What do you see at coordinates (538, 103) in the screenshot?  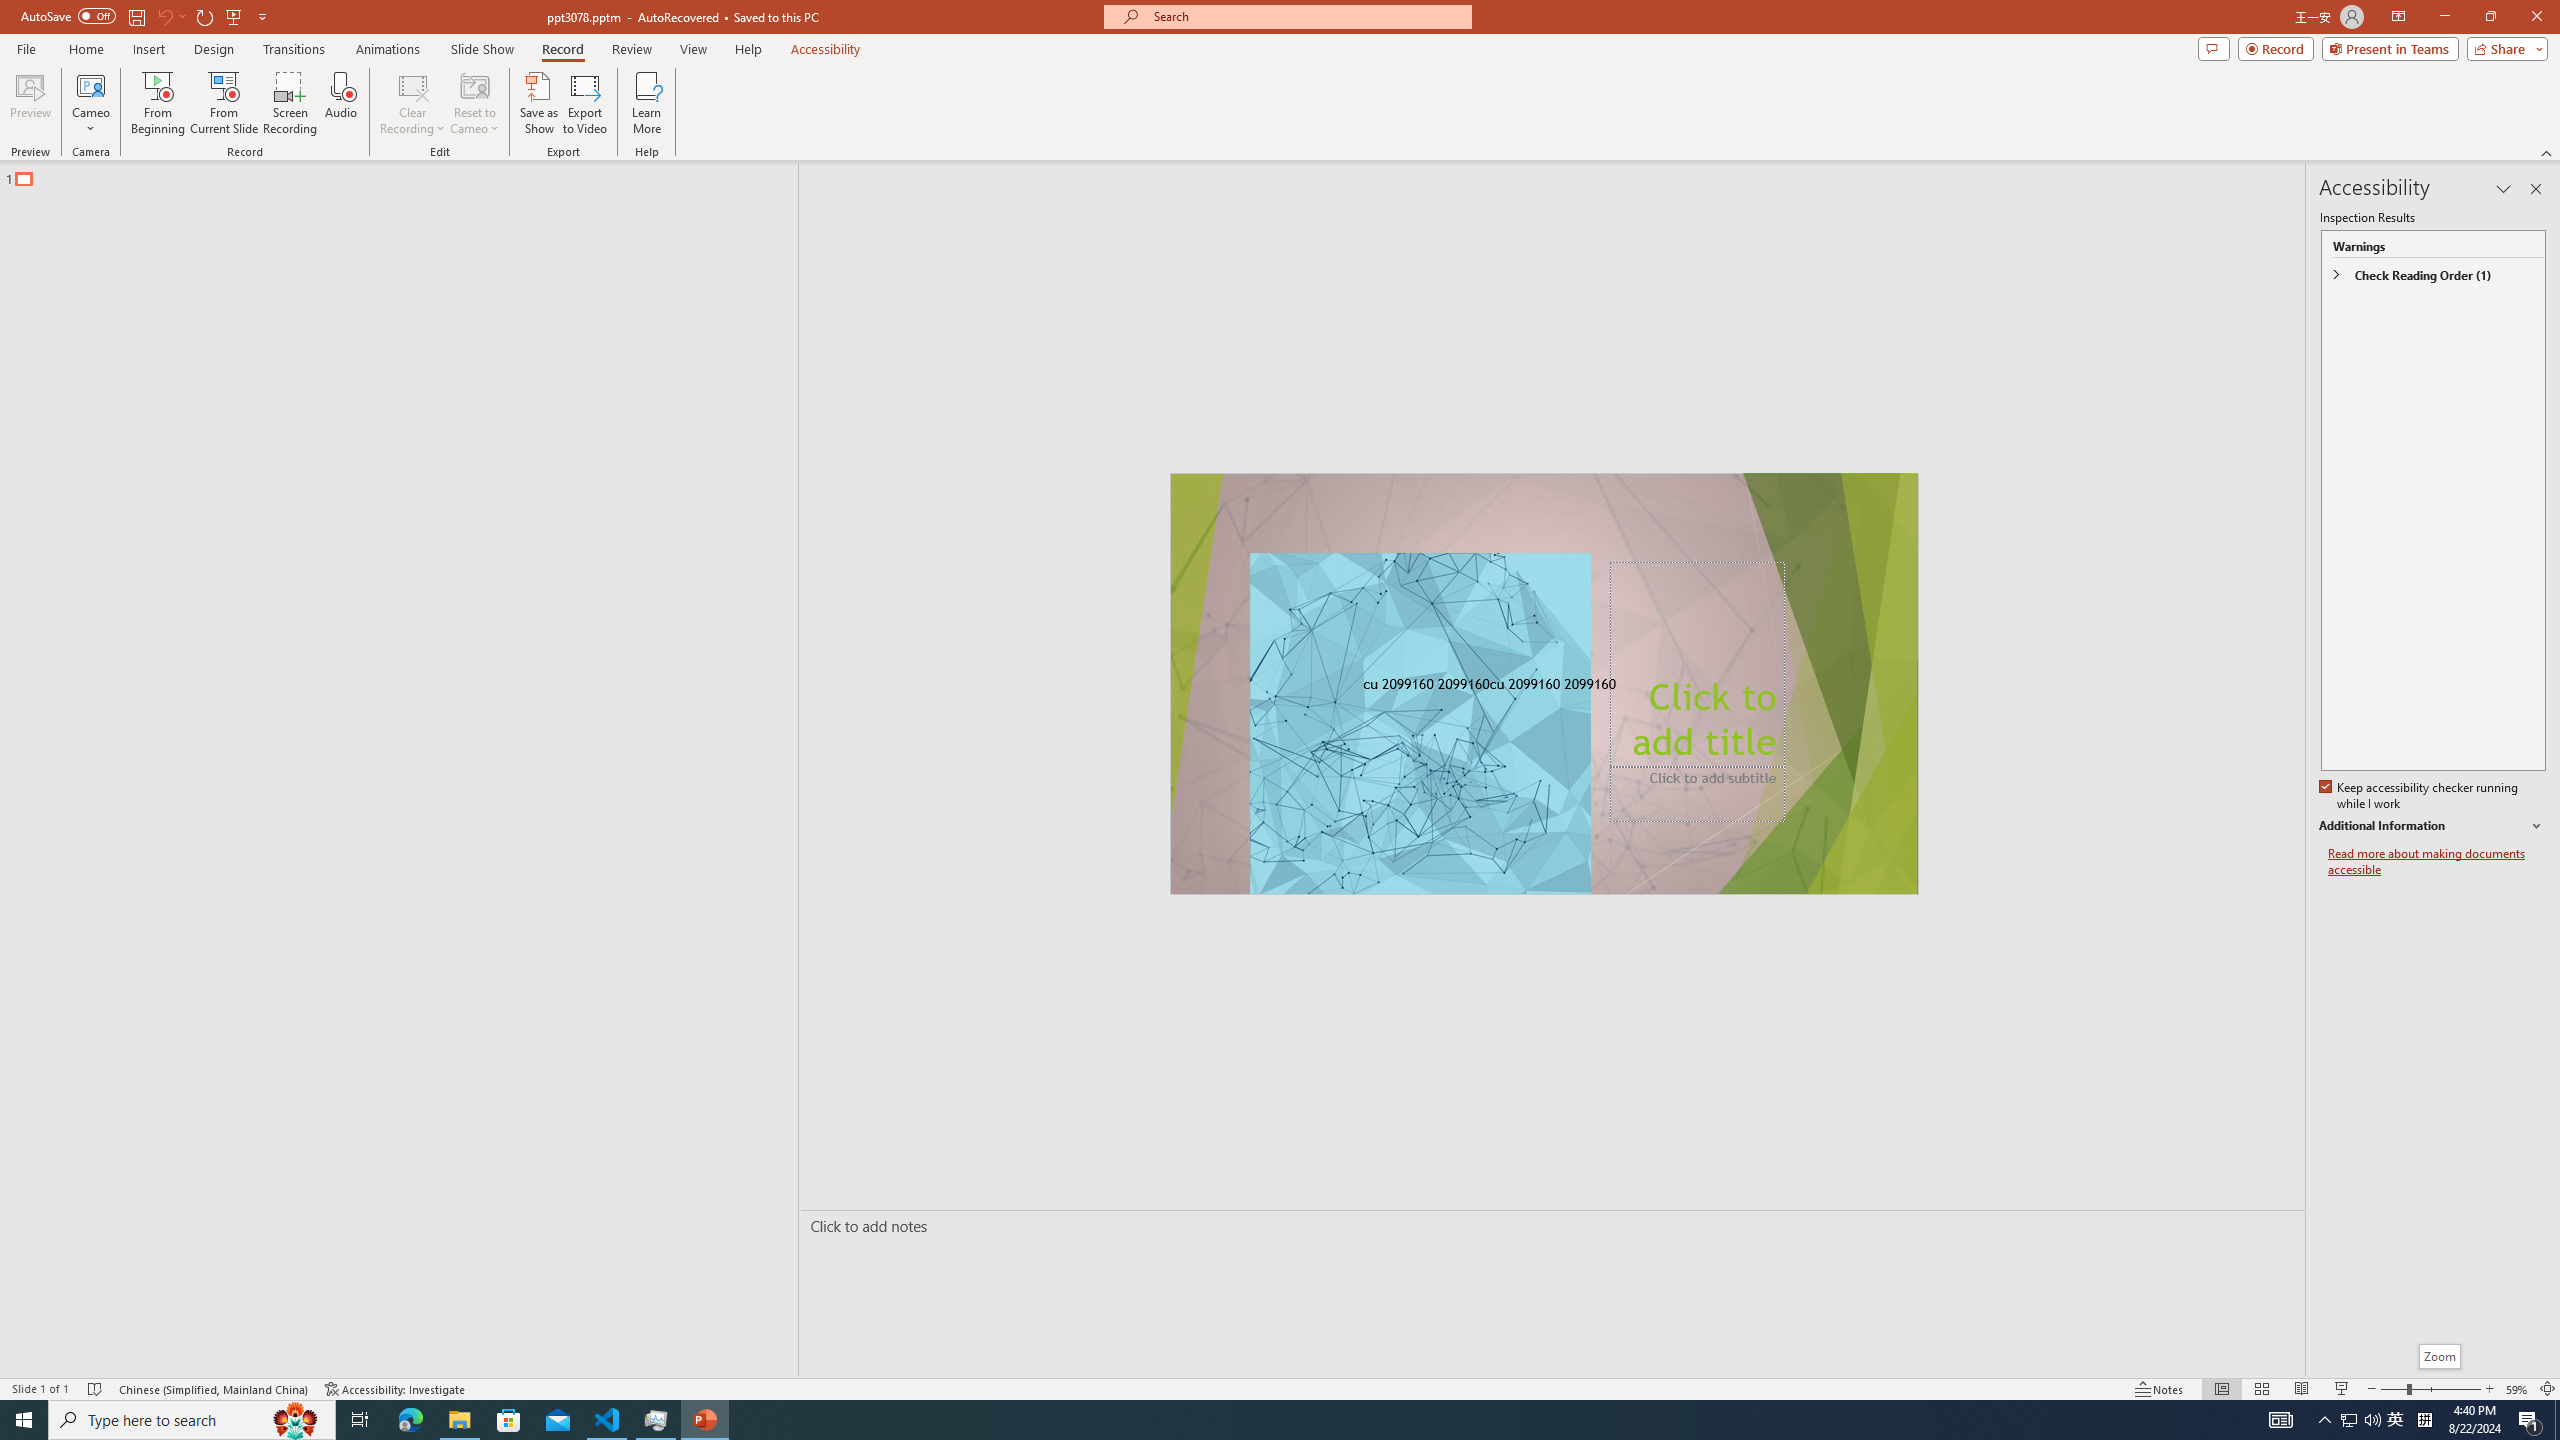 I see `'Save as Show'` at bounding box center [538, 103].